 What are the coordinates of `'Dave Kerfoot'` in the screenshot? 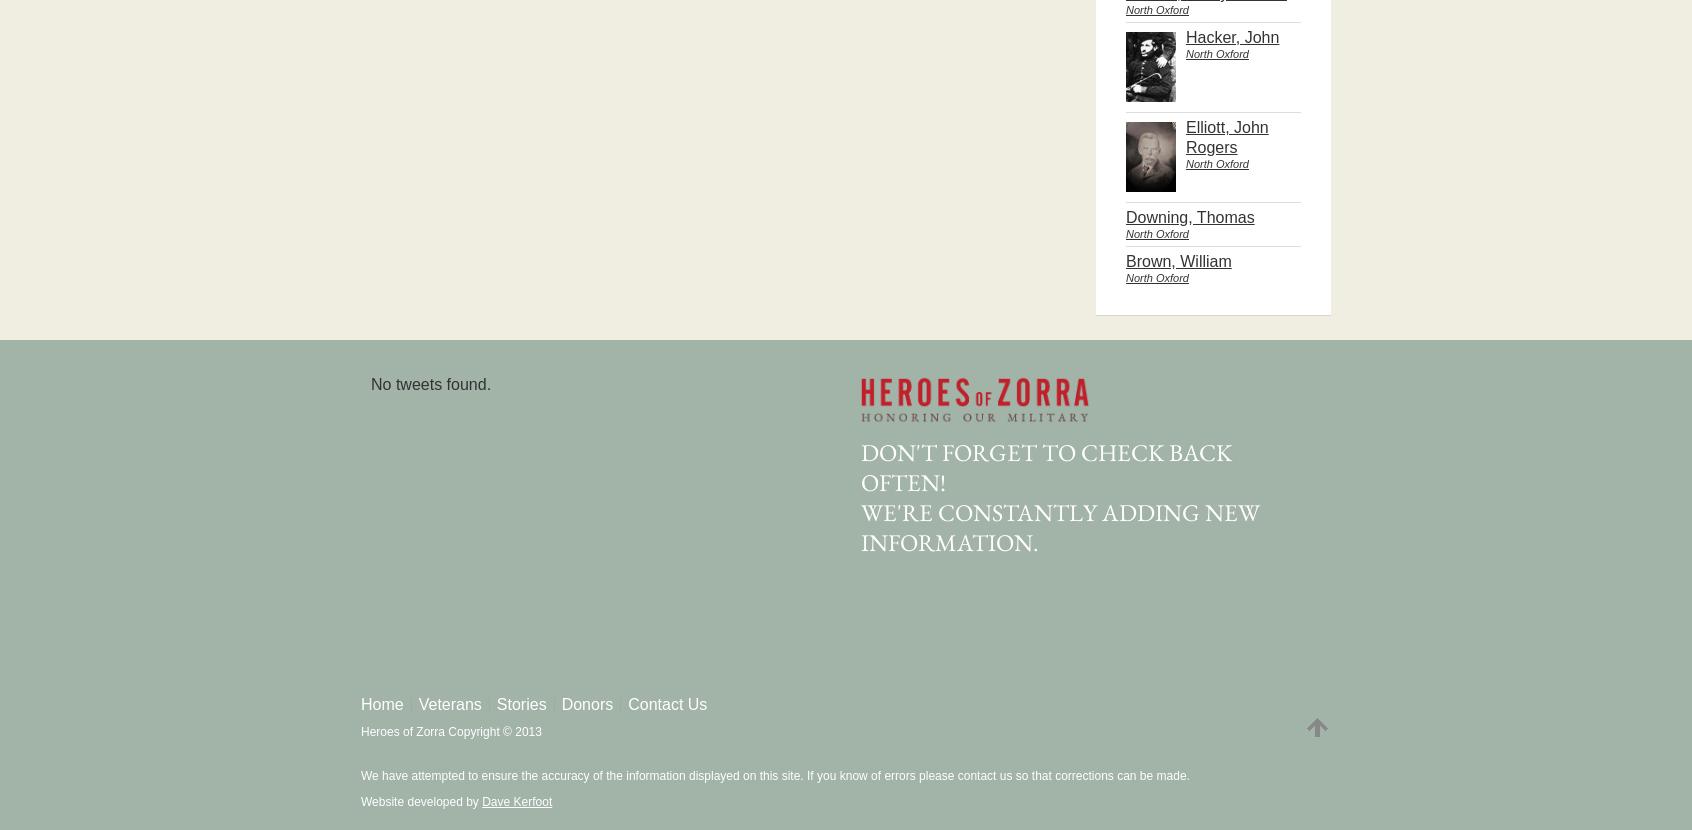 It's located at (517, 801).